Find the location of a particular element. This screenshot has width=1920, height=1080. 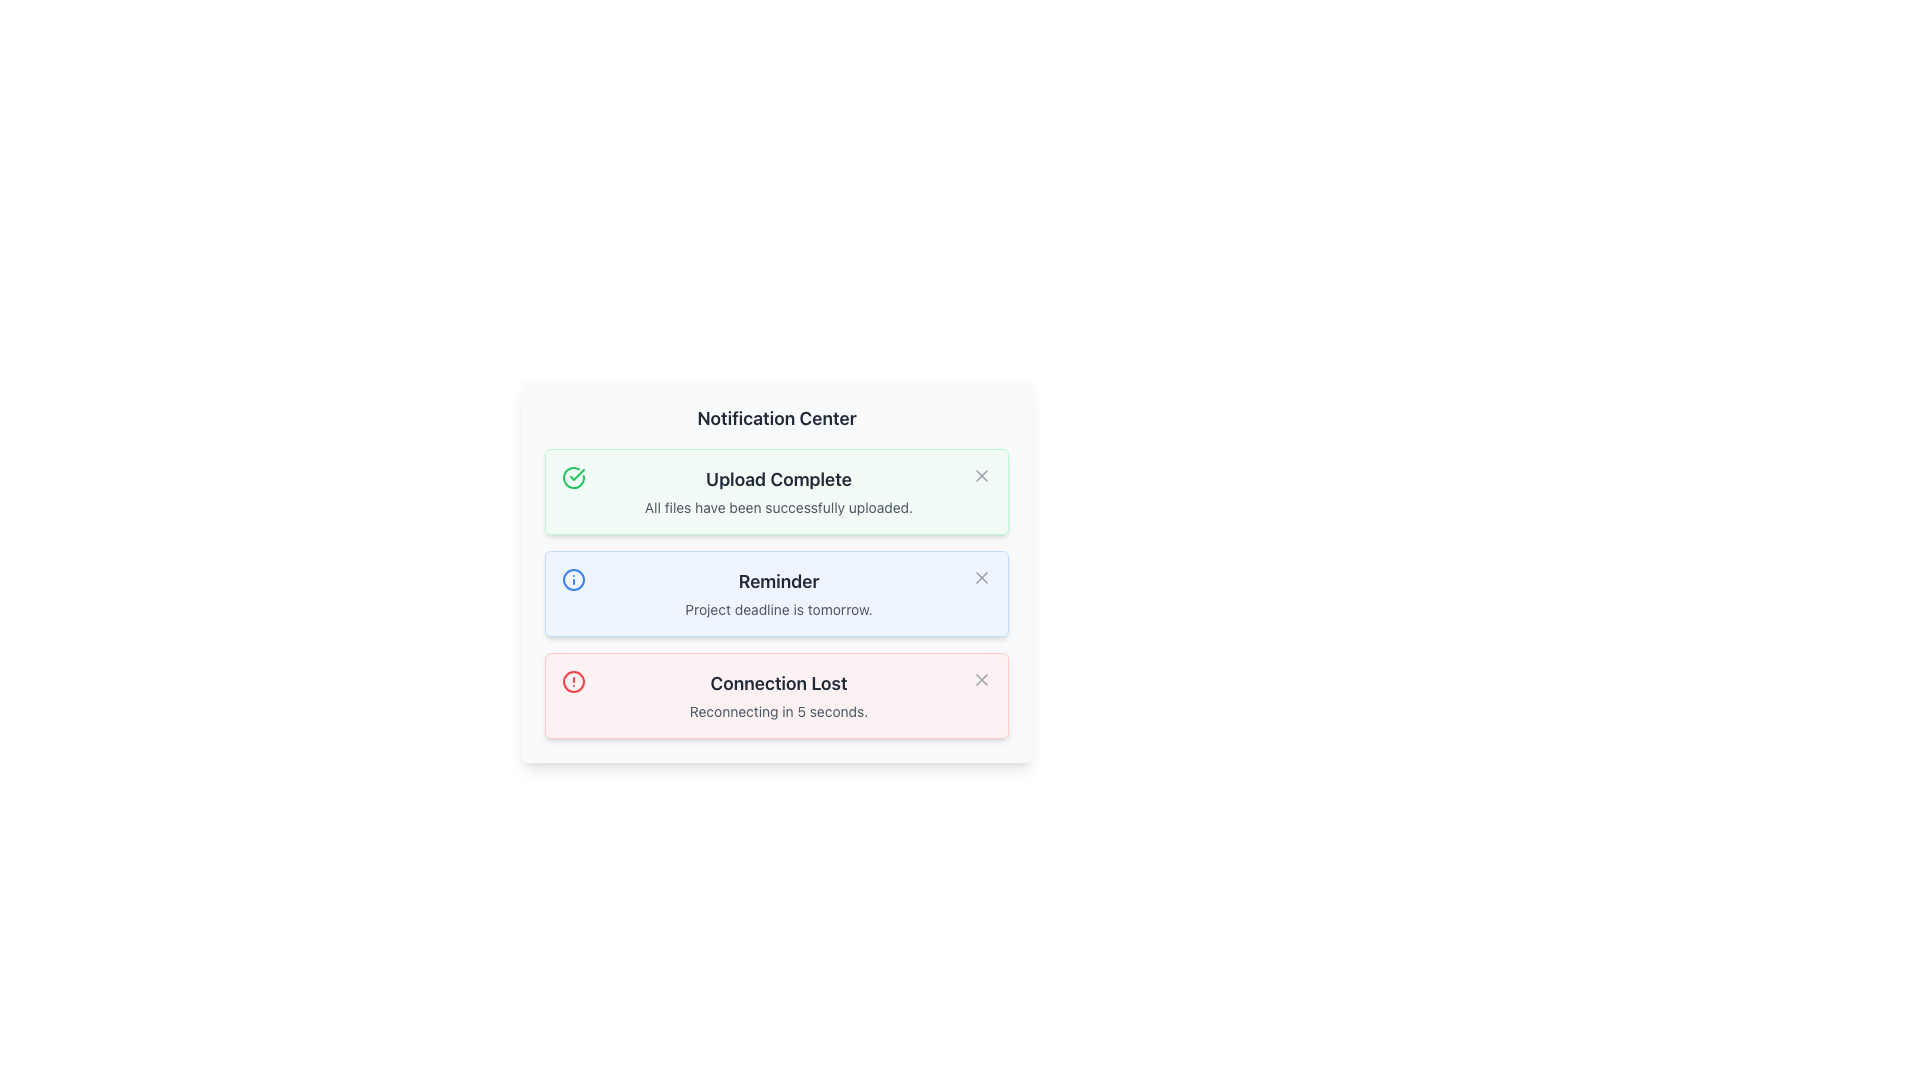

the SVG circle element that is part of the 'Connection Lost' notification alert icon, located at the bottom left of the notification list is located at coordinates (573, 681).